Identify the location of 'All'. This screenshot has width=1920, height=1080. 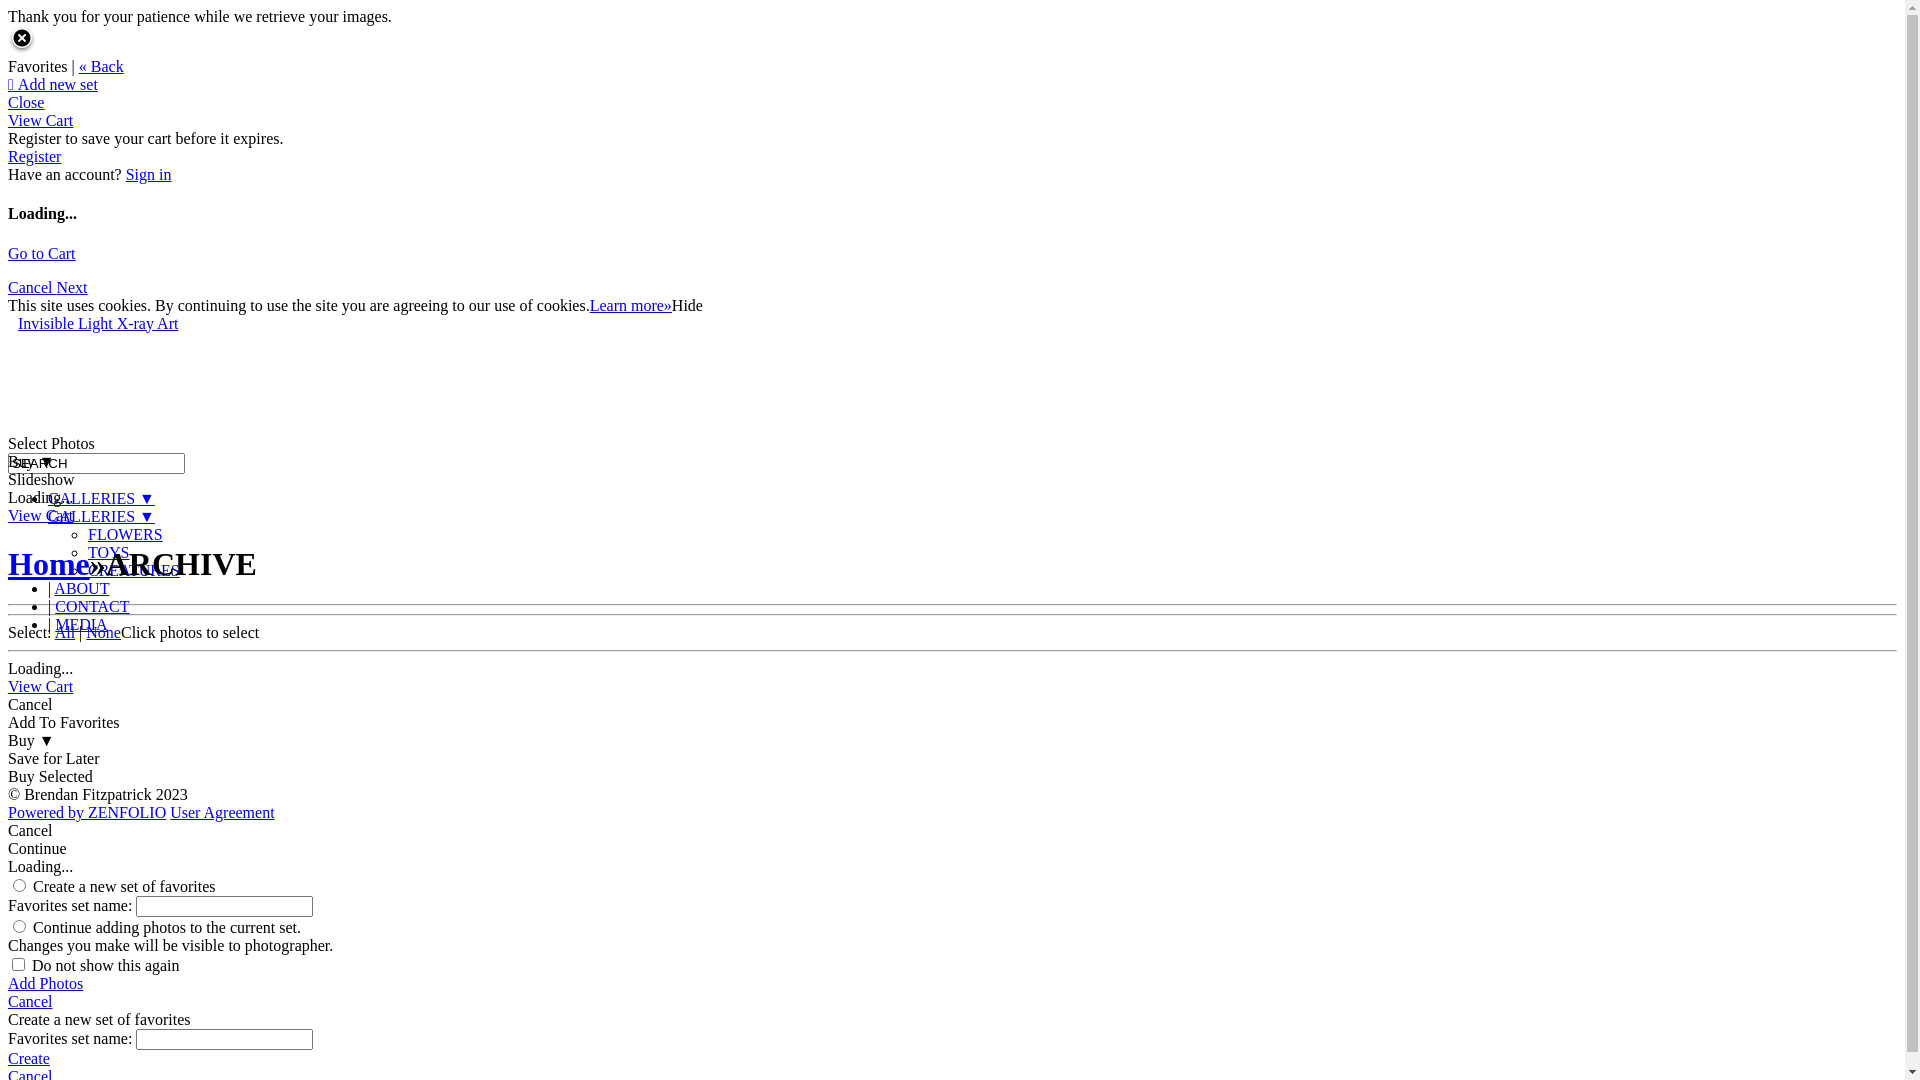
(65, 632).